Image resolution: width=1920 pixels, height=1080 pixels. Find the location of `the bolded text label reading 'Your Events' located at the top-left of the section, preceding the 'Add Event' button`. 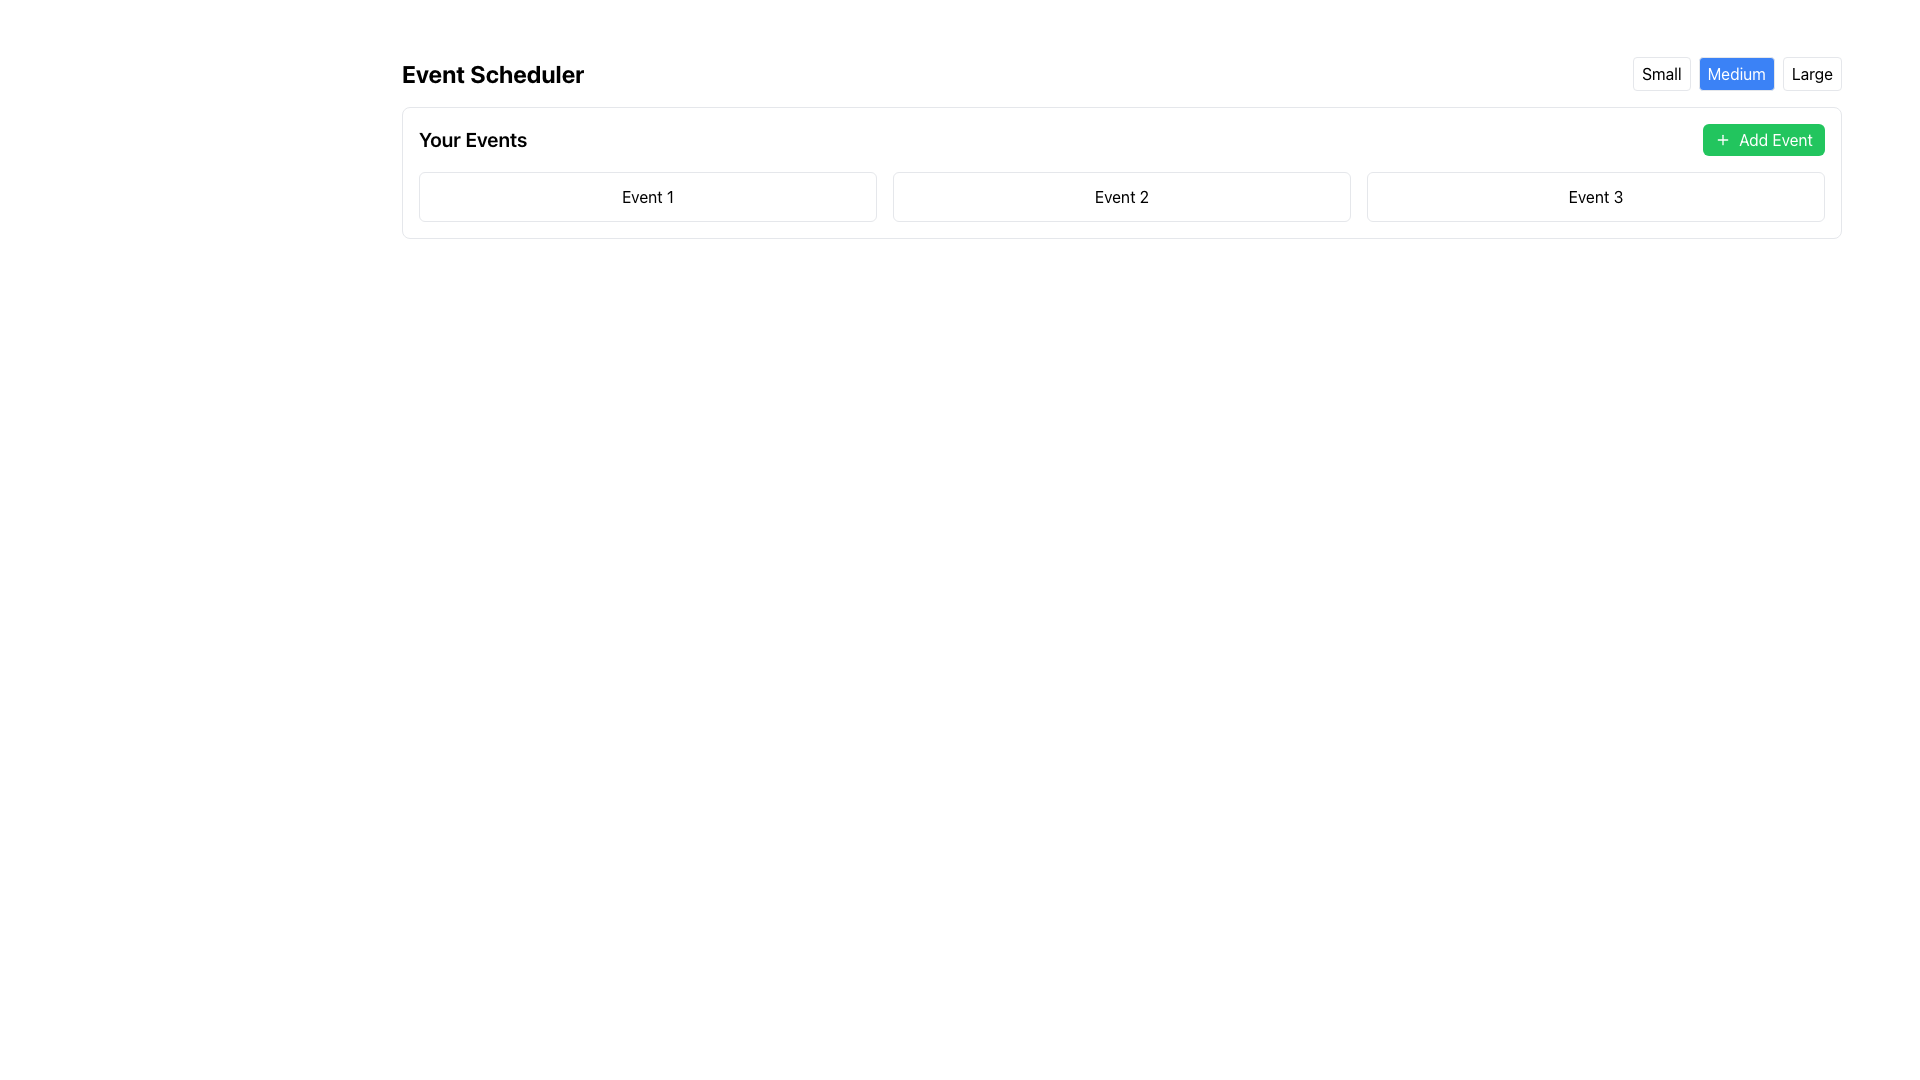

the bolded text label reading 'Your Events' located at the top-left of the section, preceding the 'Add Event' button is located at coordinates (472, 138).